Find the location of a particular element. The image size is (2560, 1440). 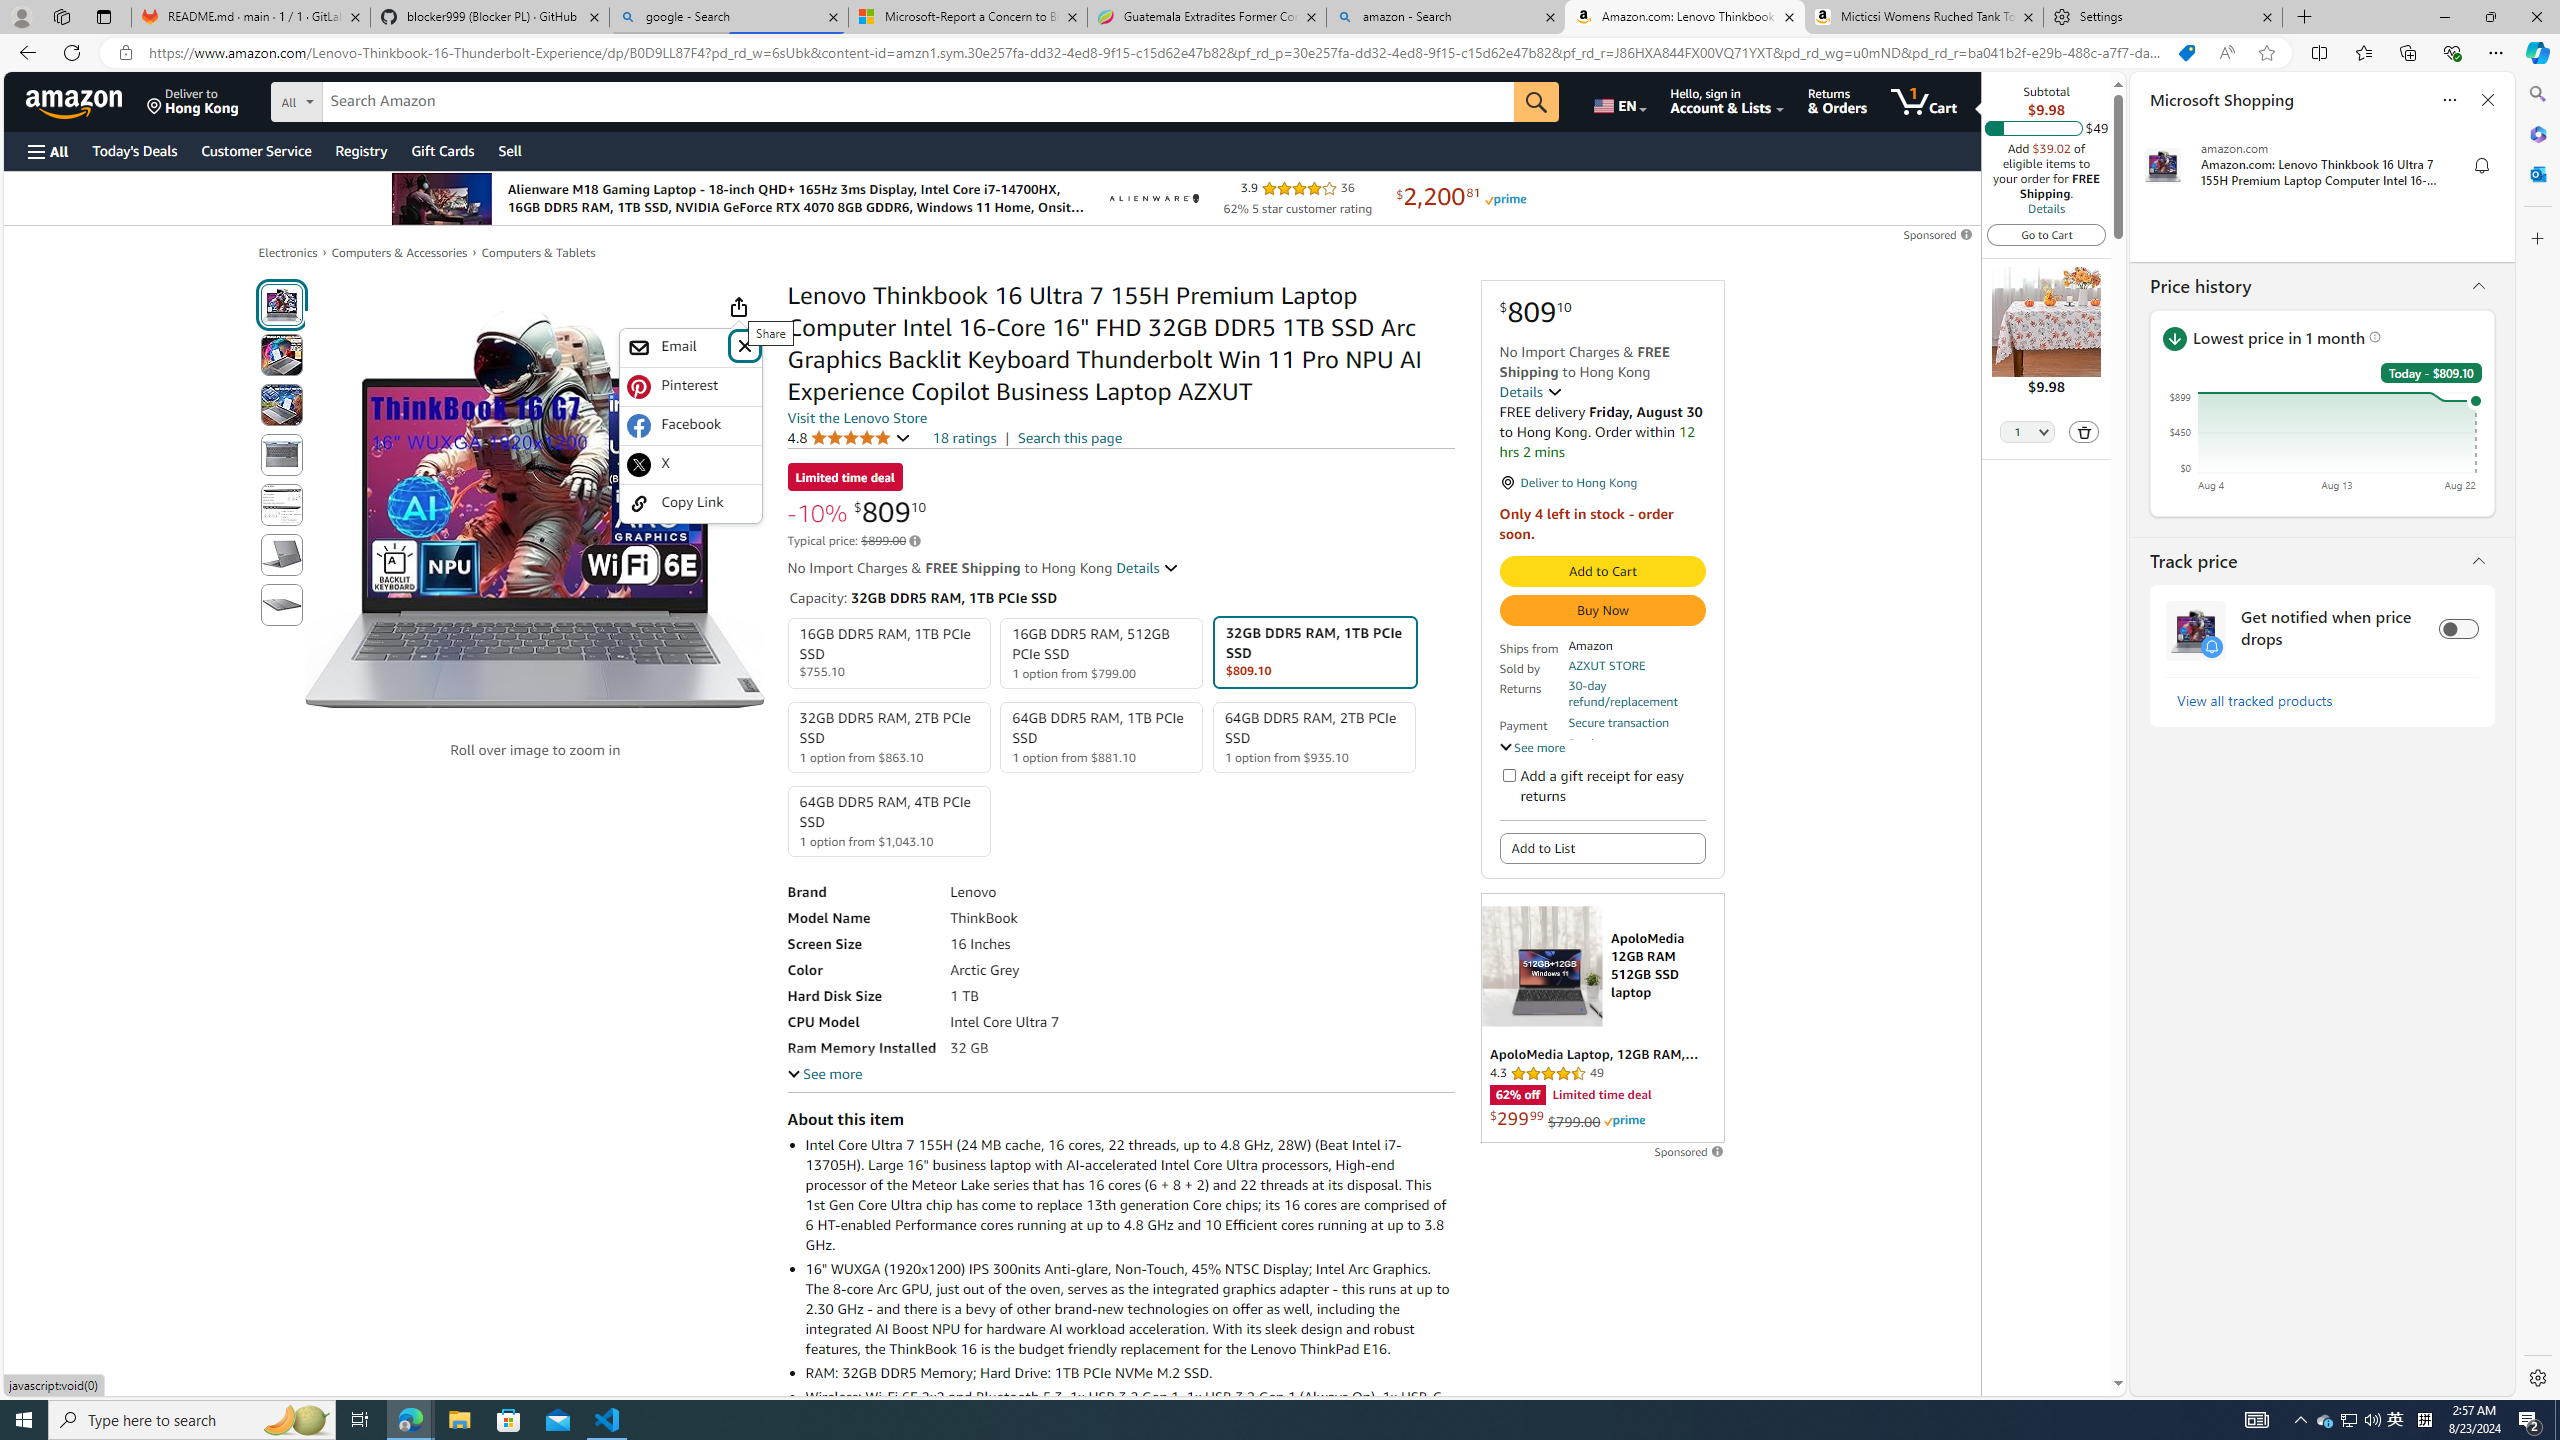

'Go to Cart' is located at coordinates (2046, 233).